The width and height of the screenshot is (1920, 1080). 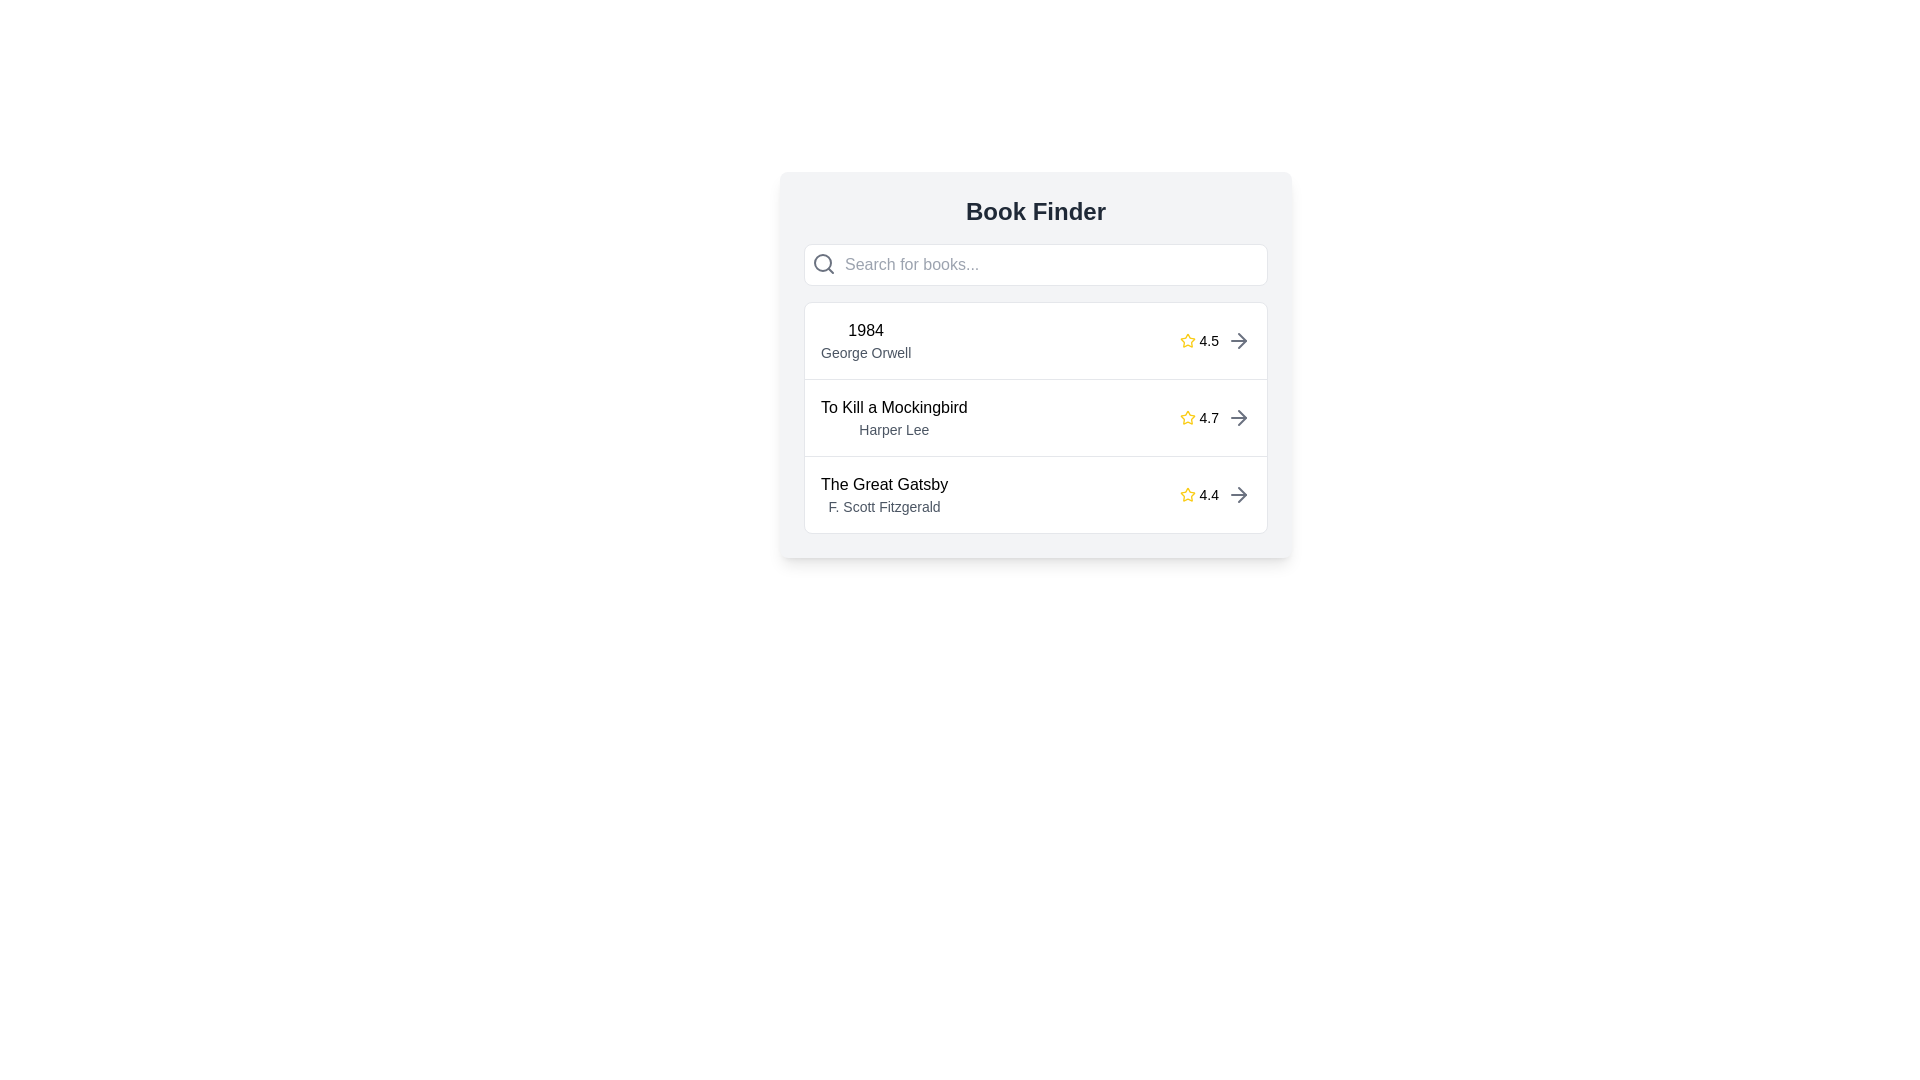 What do you see at coordinates (865, 339) in the screenshot?
I see `on the textual information display containing the title '1984' and author 'George Orwell'` at bounding box center [865, 339].